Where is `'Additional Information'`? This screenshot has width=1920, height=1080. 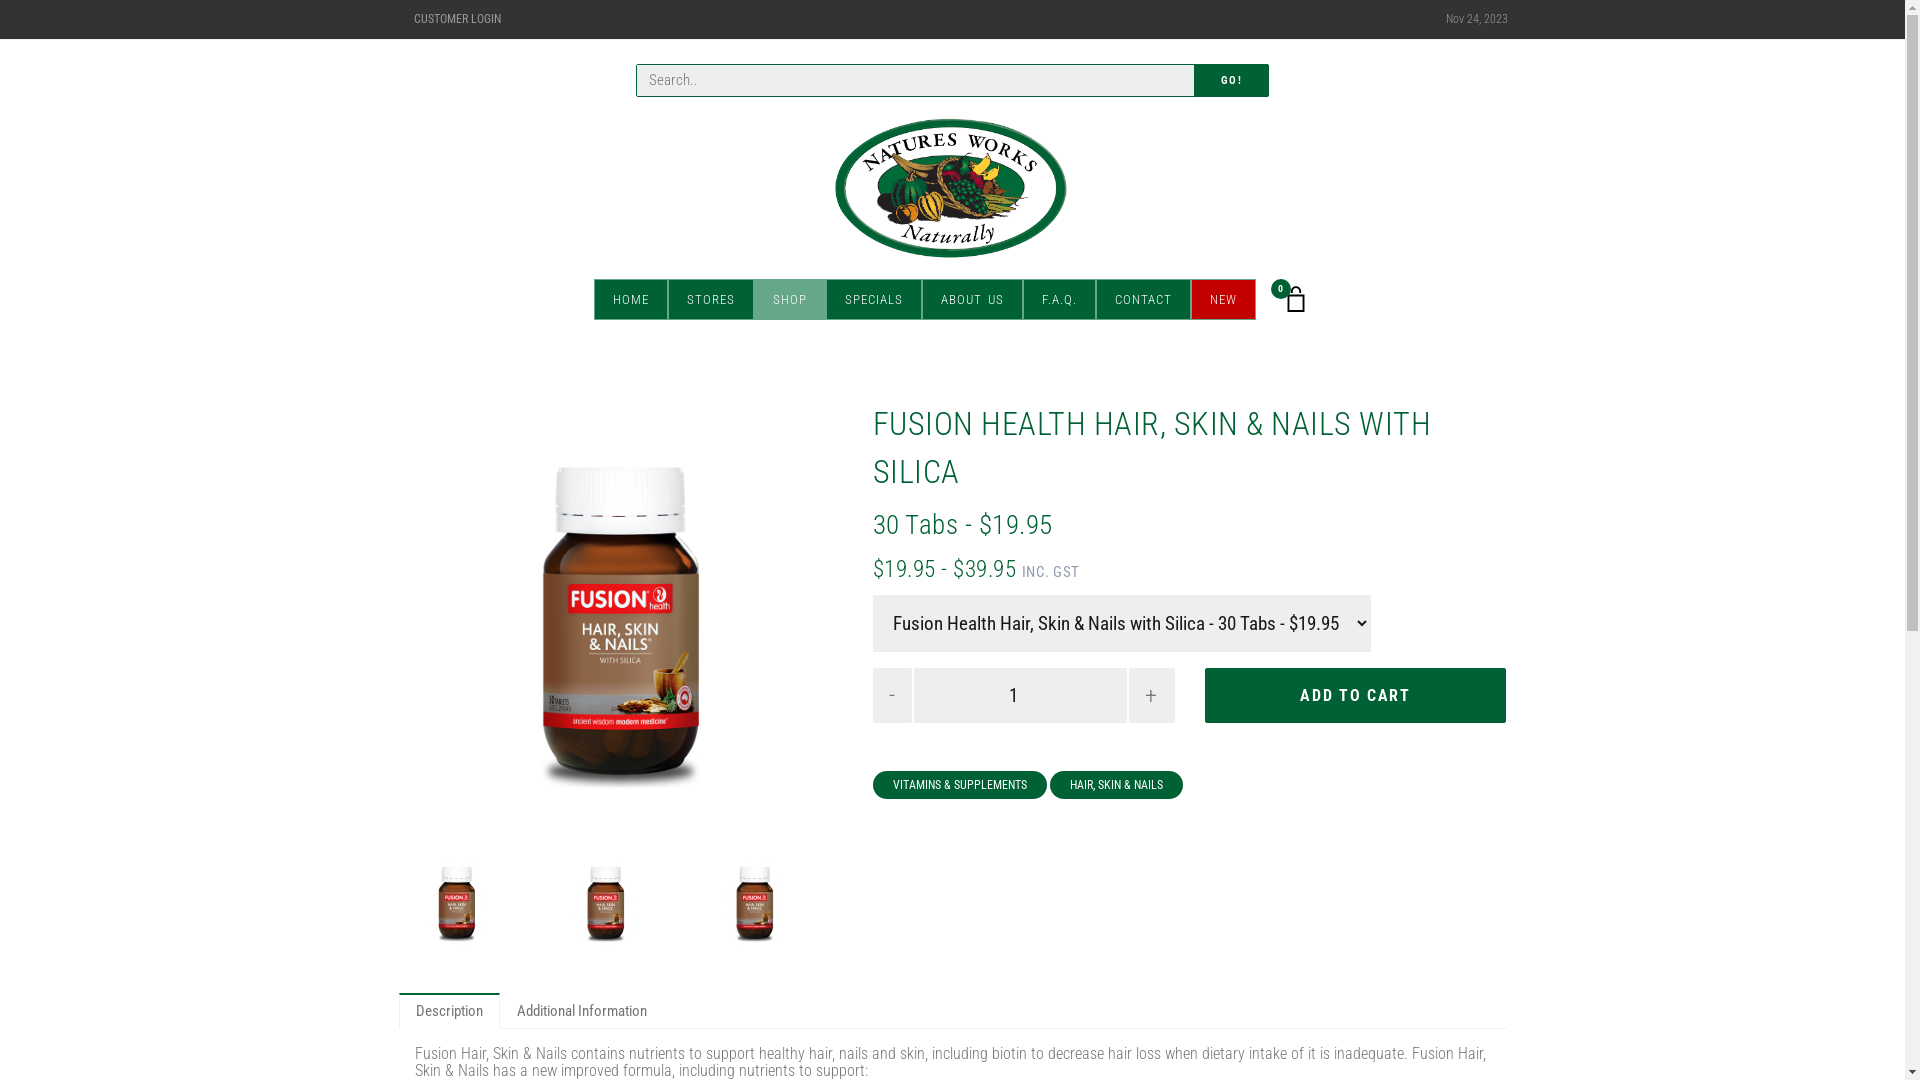 'Additional Information' is located at coordinates (580, 1010).